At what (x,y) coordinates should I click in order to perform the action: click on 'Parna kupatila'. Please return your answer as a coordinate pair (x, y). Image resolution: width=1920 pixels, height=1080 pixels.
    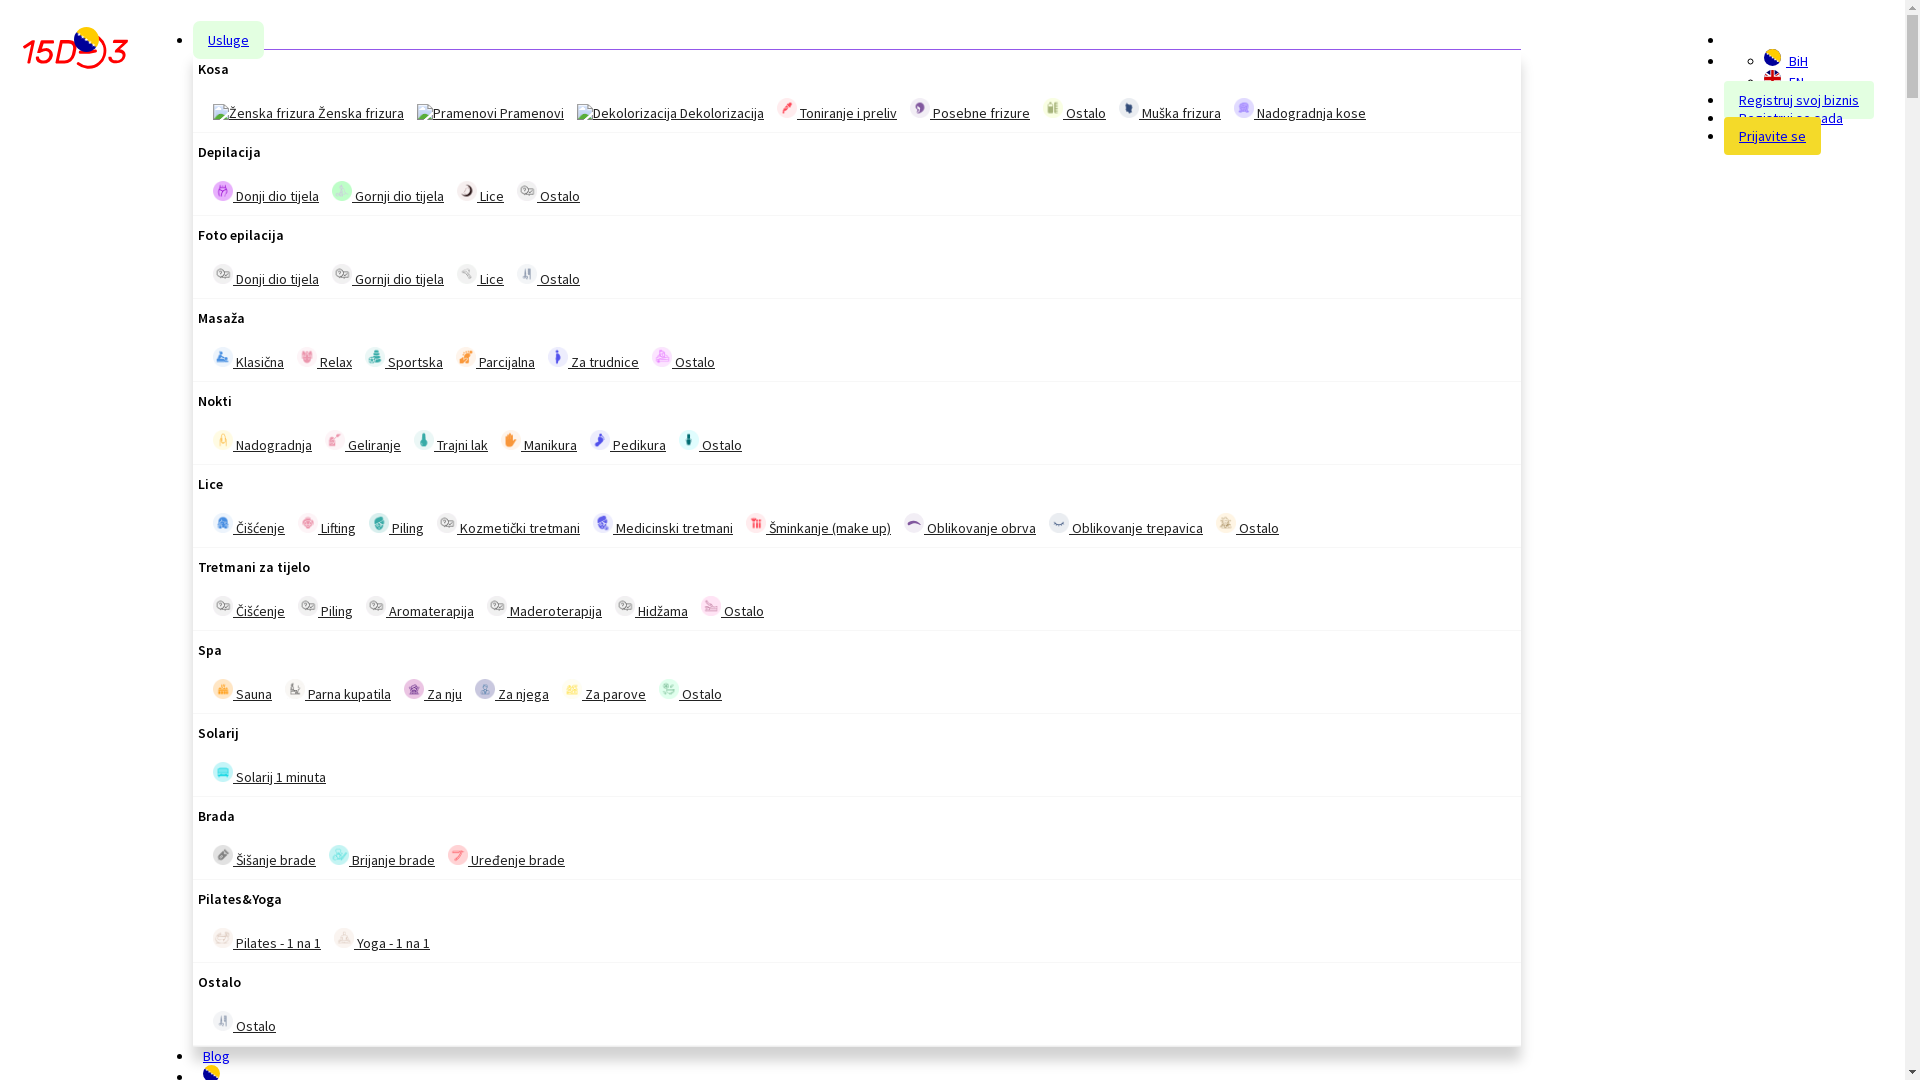
    Looking at the image, I should click on (337, 689).